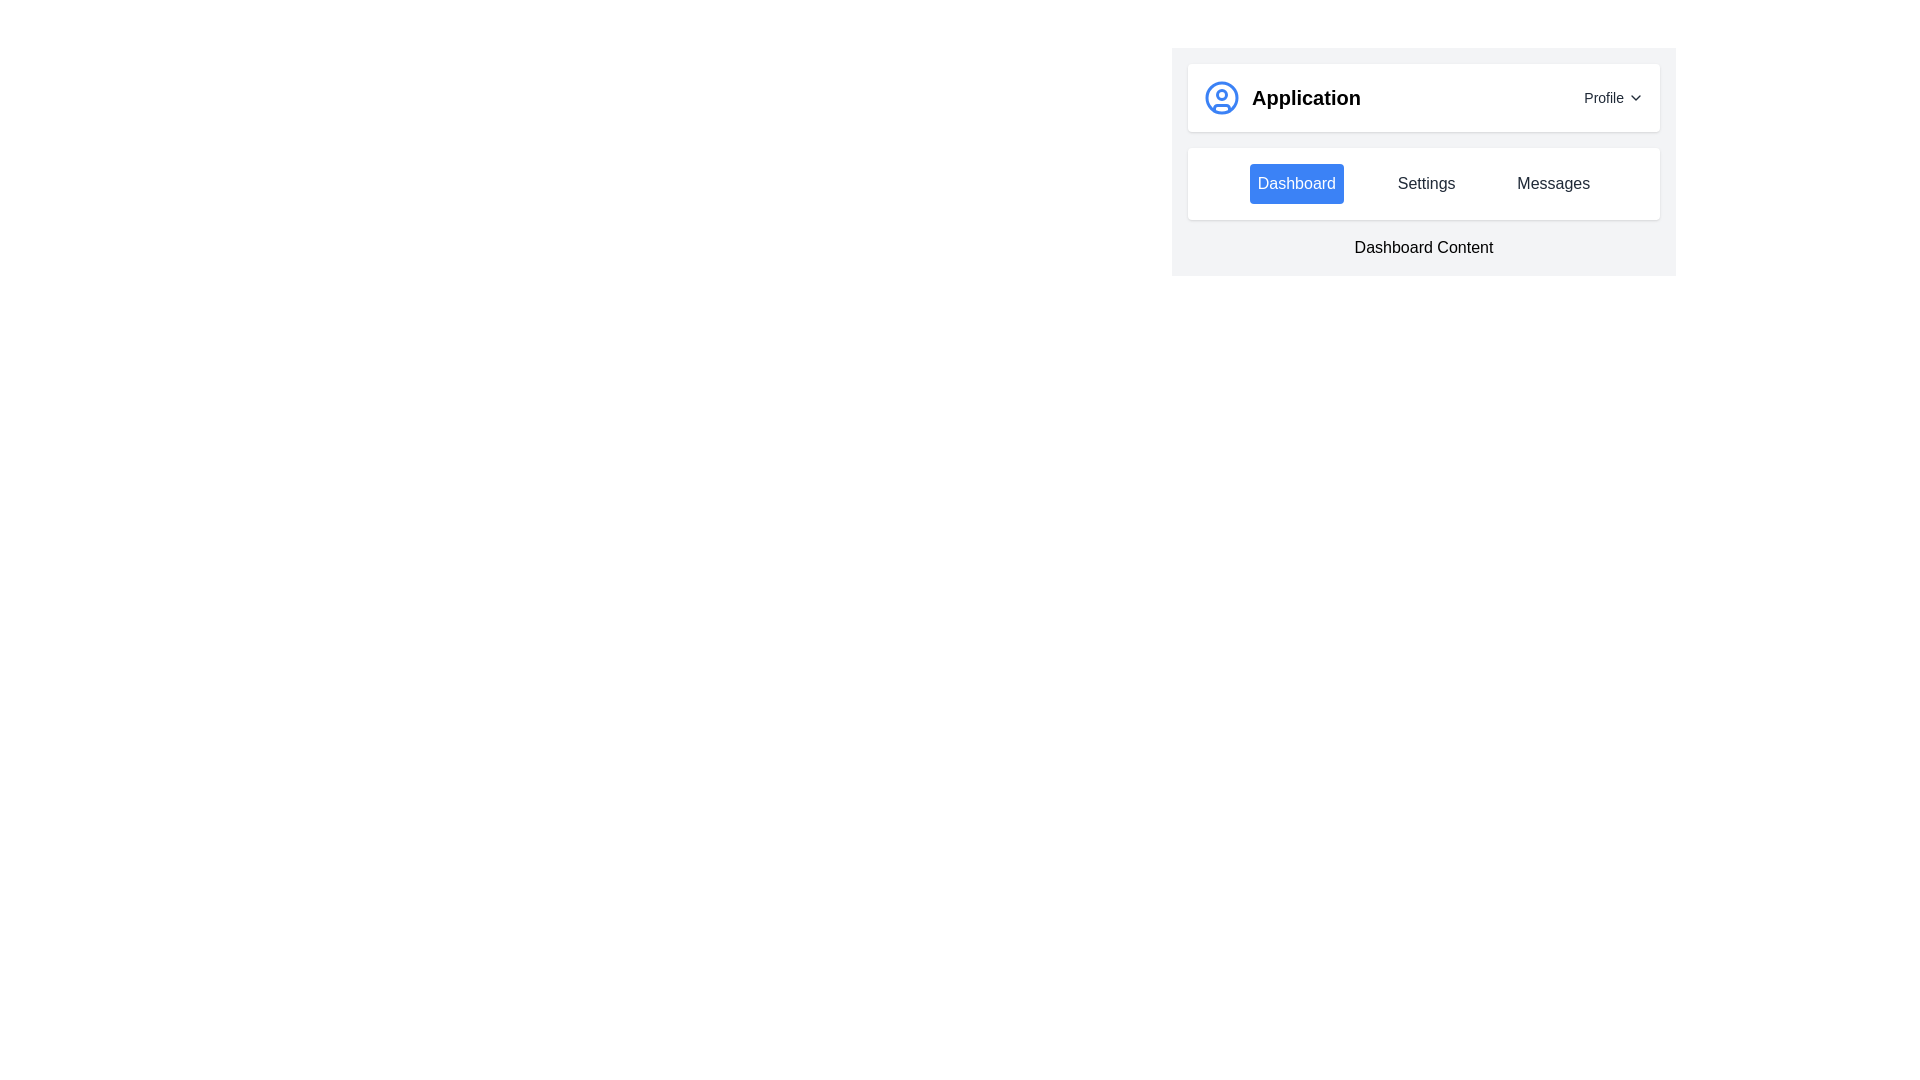  Describe the element at coordinates (1221, 97) in the screenshot. I see `the SVG Graphic User Icon representing a user profile, located to the left of the bold text 'Application'` at that location.